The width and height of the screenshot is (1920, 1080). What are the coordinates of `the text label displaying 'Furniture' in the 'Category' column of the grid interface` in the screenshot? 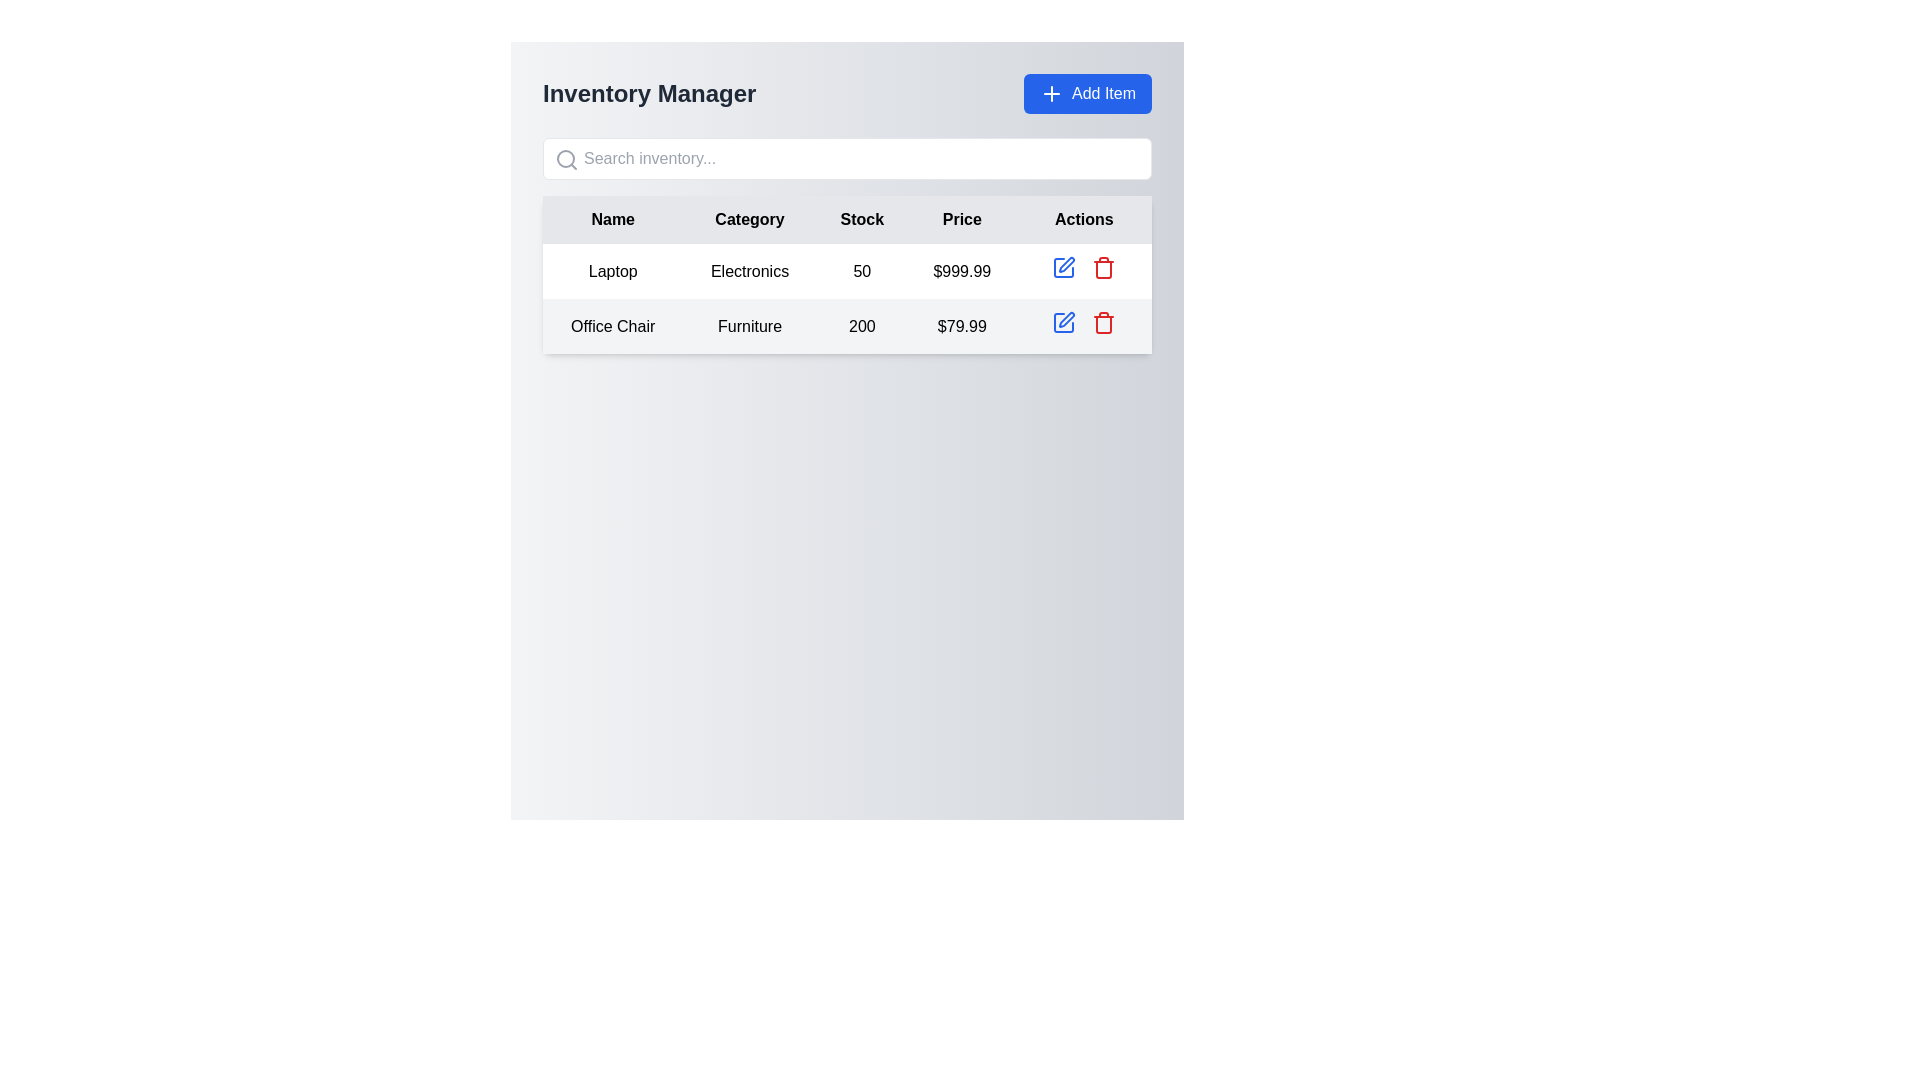 It's located at (749, 325).